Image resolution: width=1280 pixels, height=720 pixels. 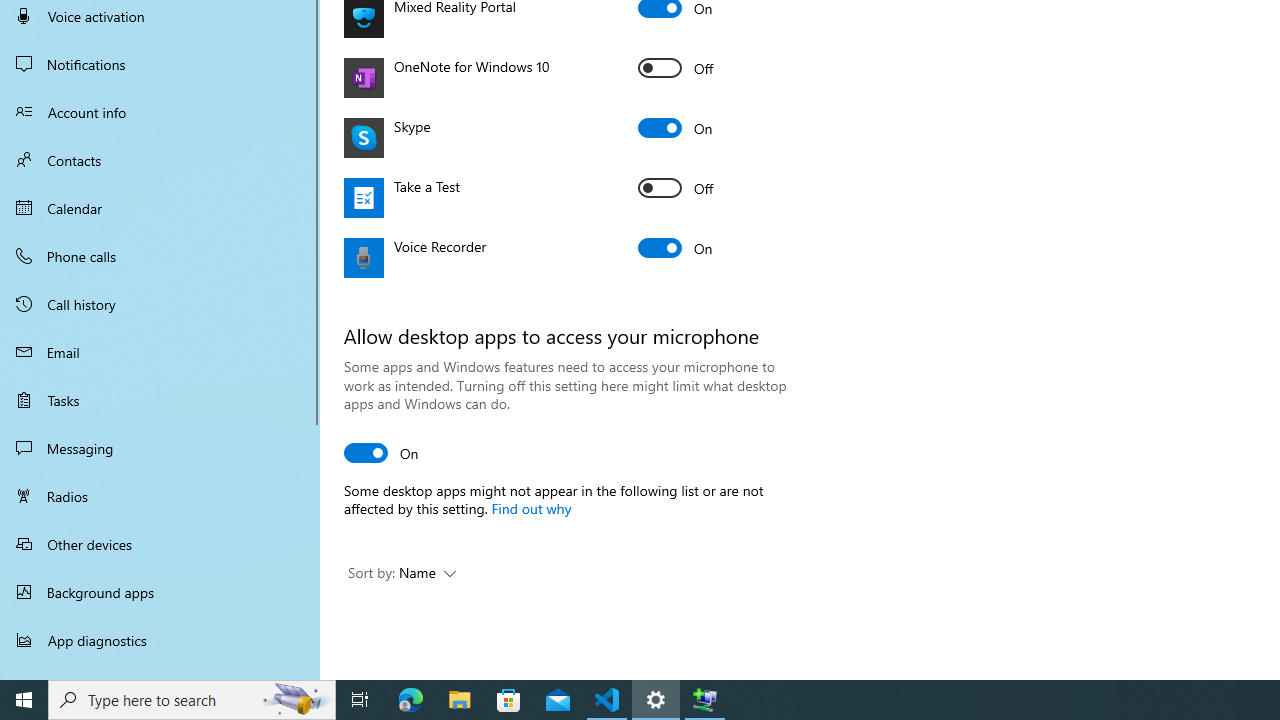 I want to click on 'Find out why', so click(x=530, y=506).